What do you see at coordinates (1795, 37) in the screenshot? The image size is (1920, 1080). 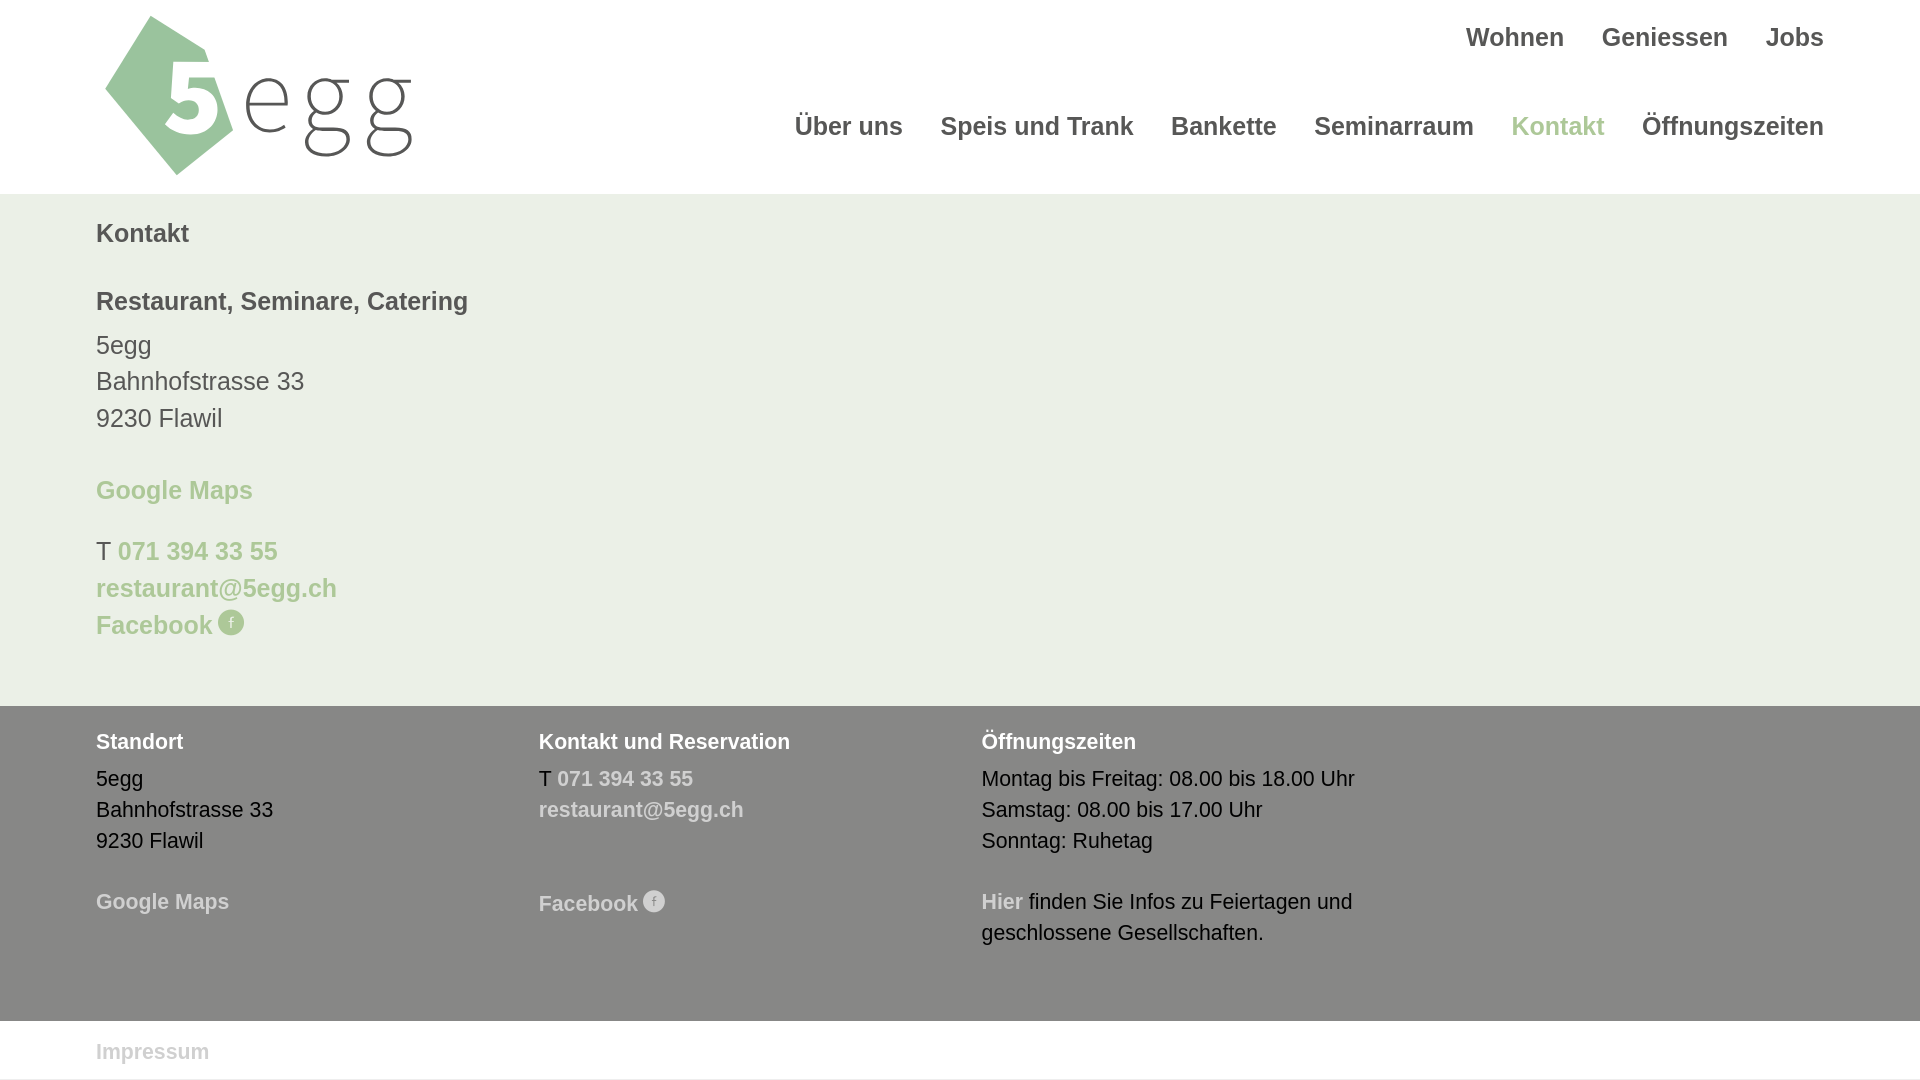 I see `'Jobs'` at bounding box center [1795, 37].